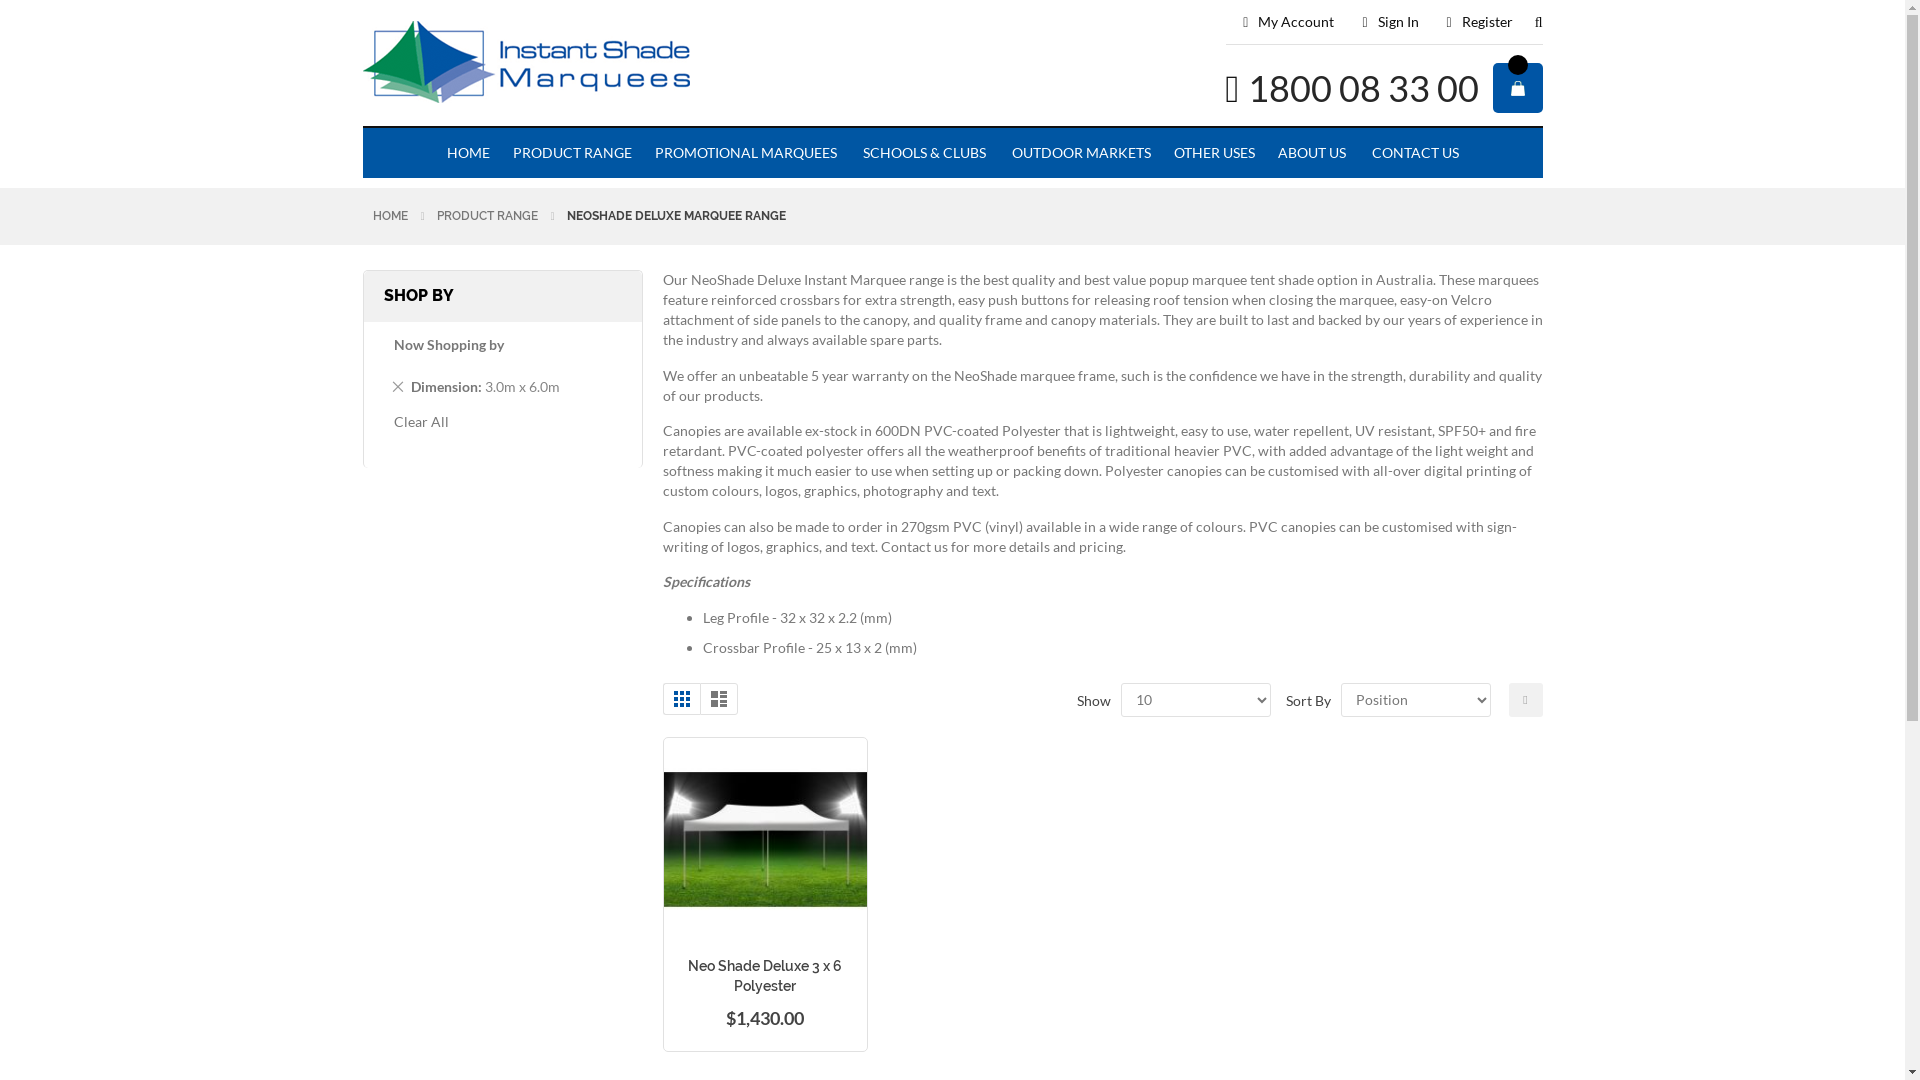 This screenshot has width=1920, height=1080. What do you see at coordinates (1311, 152) in the screenshot?
I see `'ABOUT US'` at bounding box center [1311, 152].